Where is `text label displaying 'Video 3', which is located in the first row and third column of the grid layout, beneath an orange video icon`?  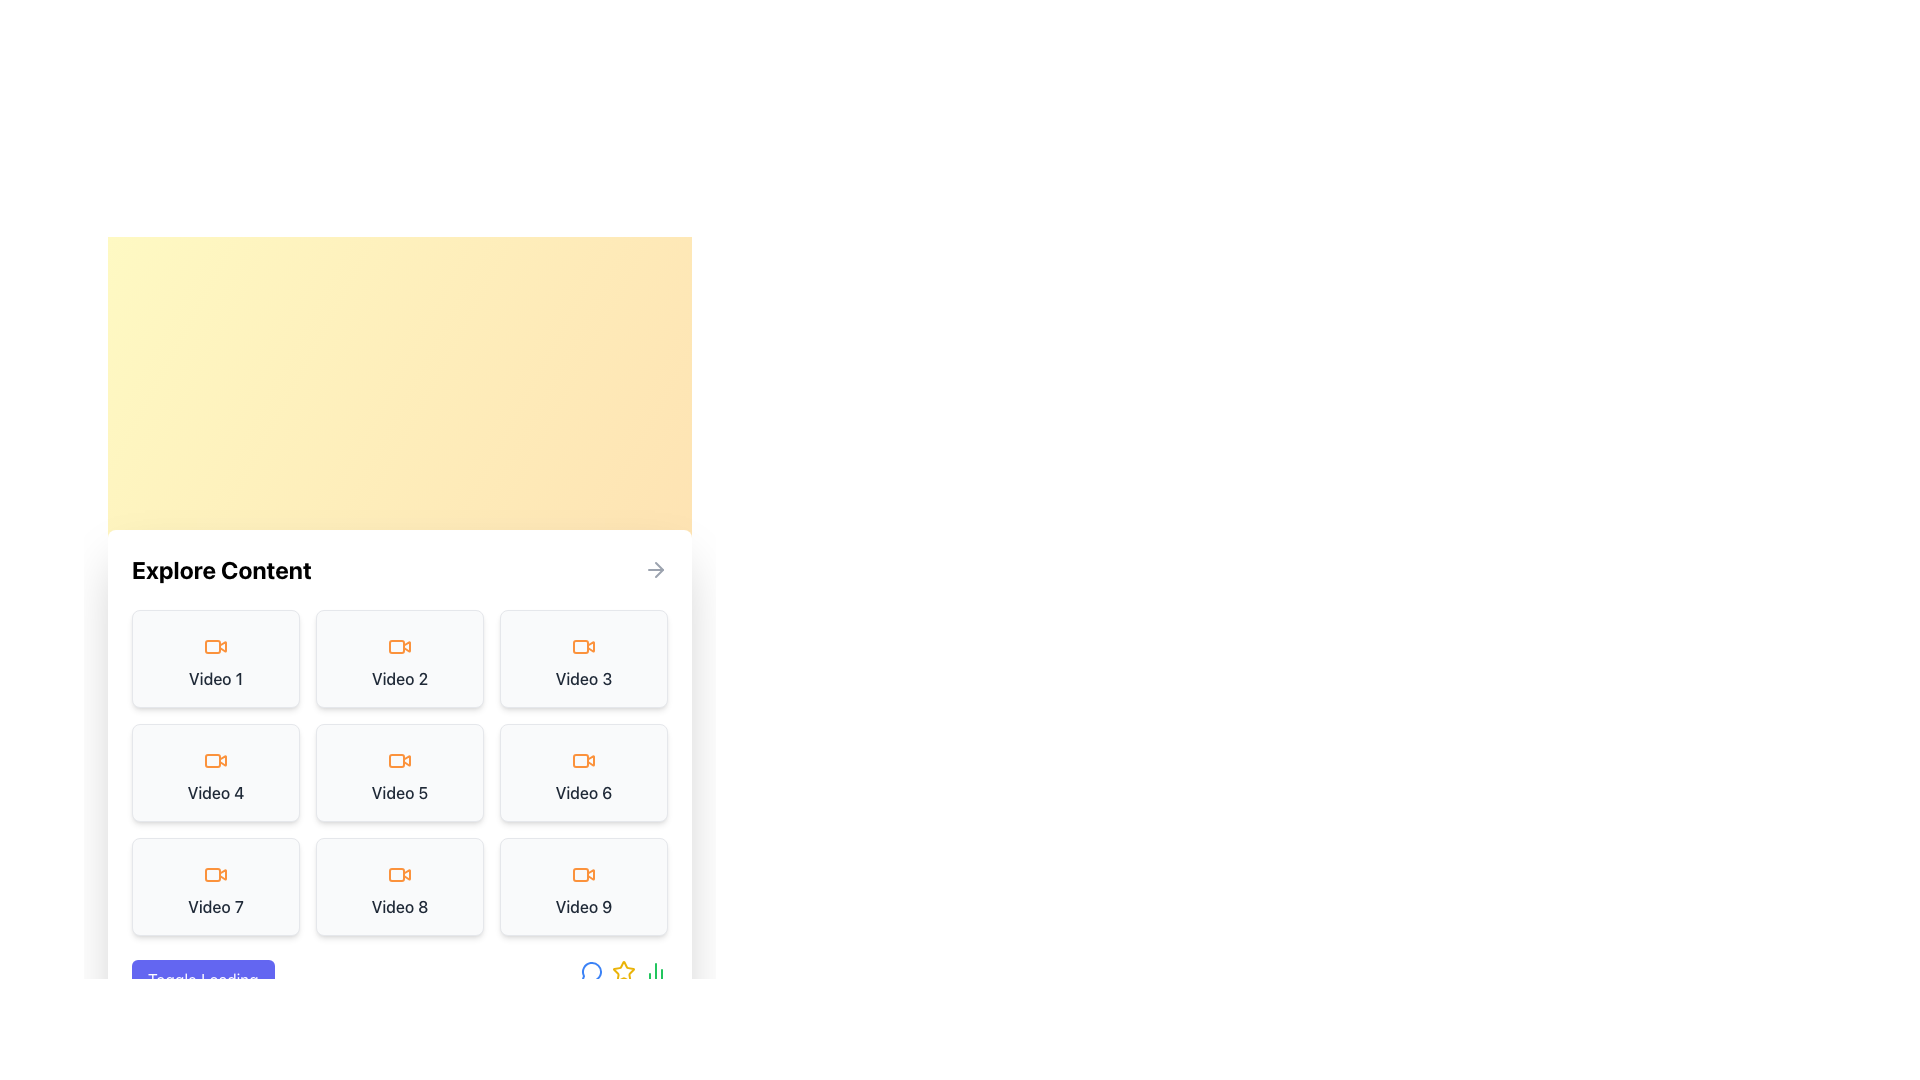
text label displaying 'Video 3', which is located in the first row and third column of the grid layout, beneath an orange video icon is located at coordinates (583, 677).